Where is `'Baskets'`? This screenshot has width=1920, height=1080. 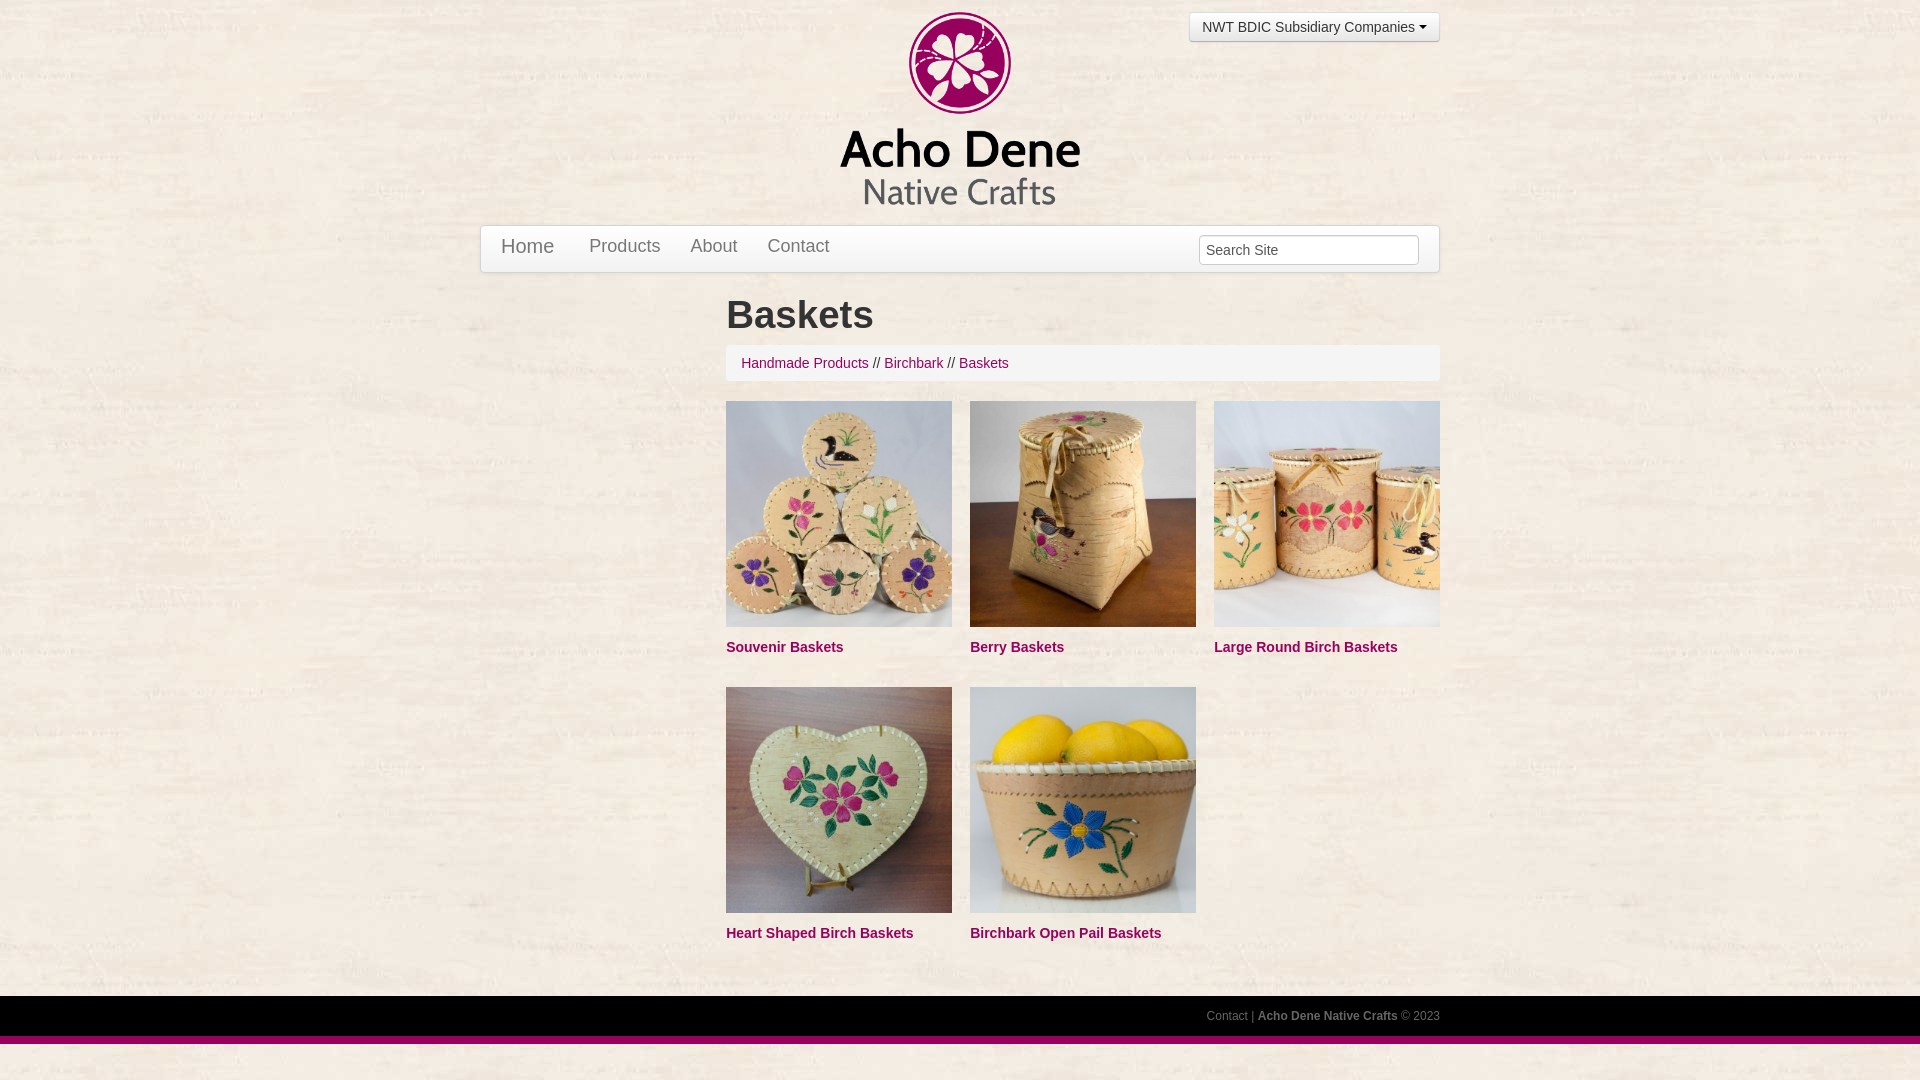
'Baskets' is located at coordinates (983, 362).